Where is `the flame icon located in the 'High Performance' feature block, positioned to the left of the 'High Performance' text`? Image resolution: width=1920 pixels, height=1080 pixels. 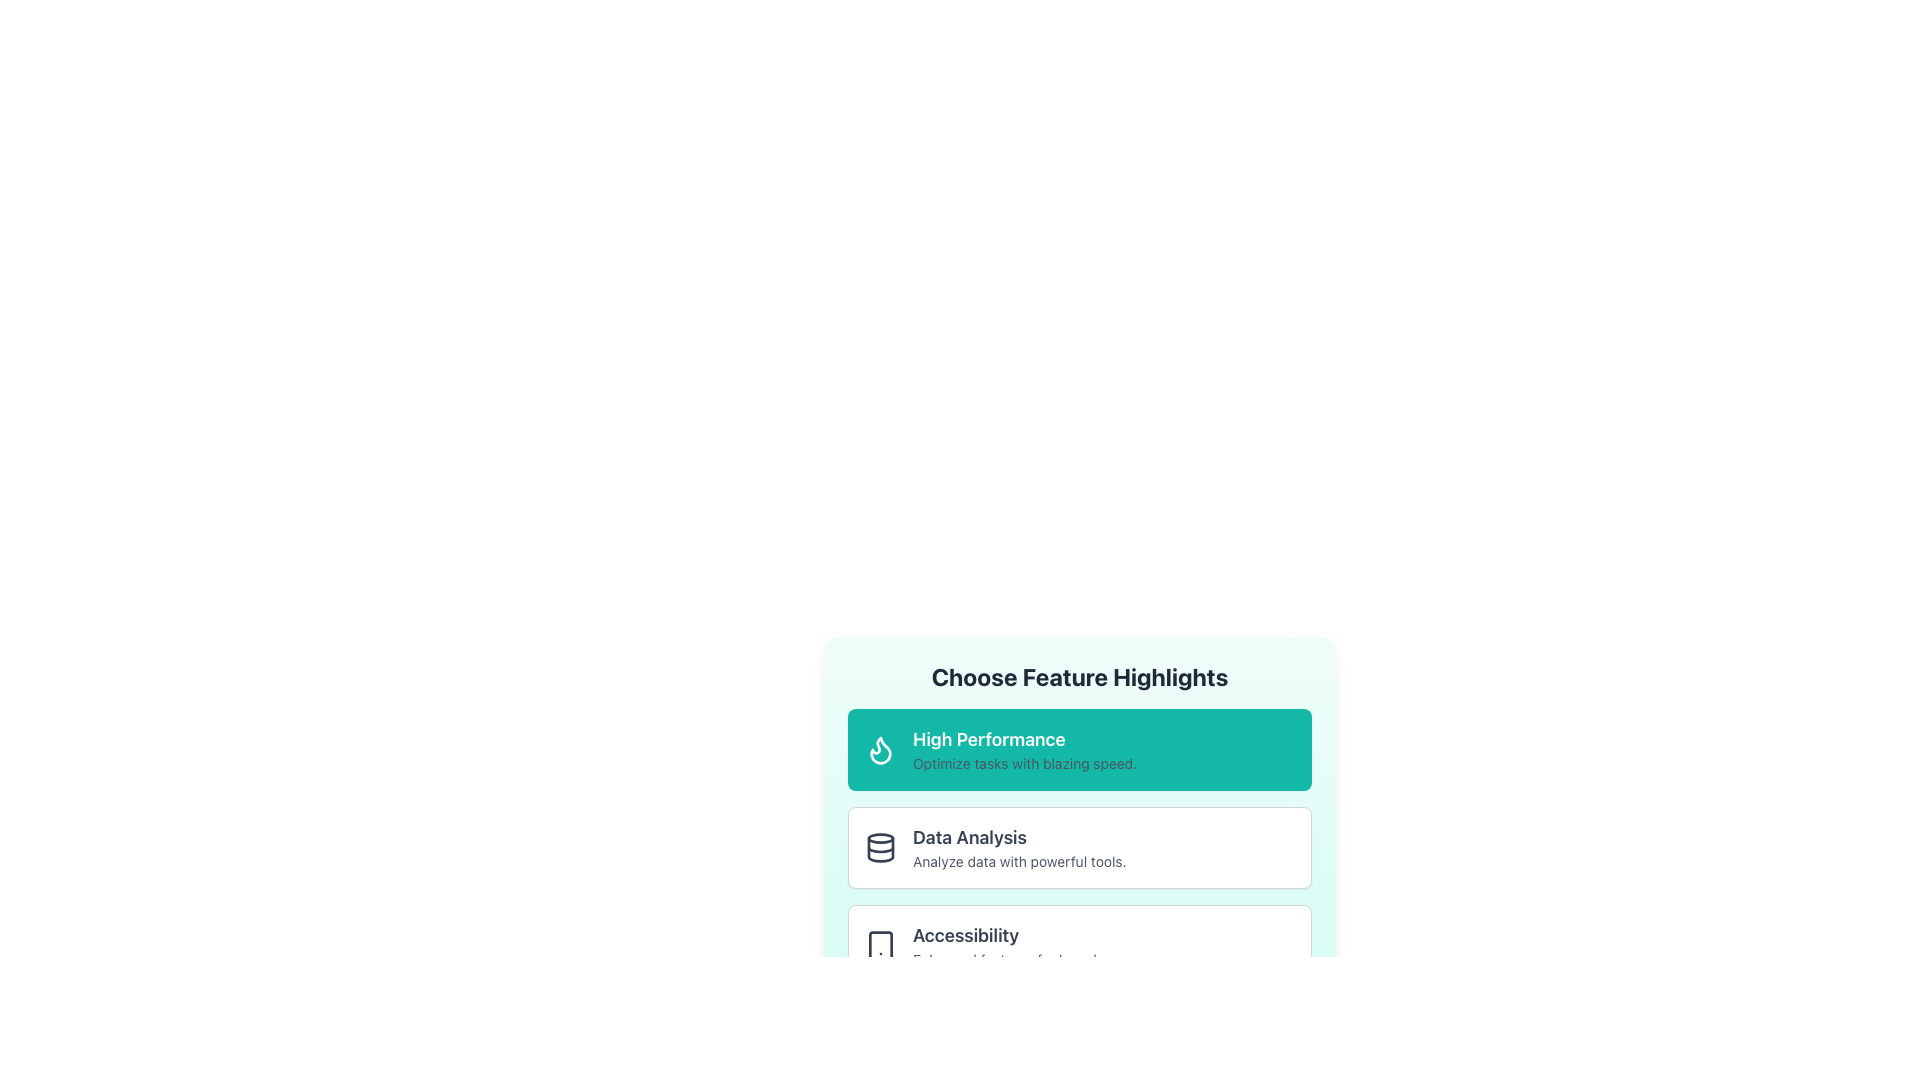 the flame icon located in the 'High Performance' feature block, positioned to the left of the 'High Performance' text is located at coordinates (880, 749).